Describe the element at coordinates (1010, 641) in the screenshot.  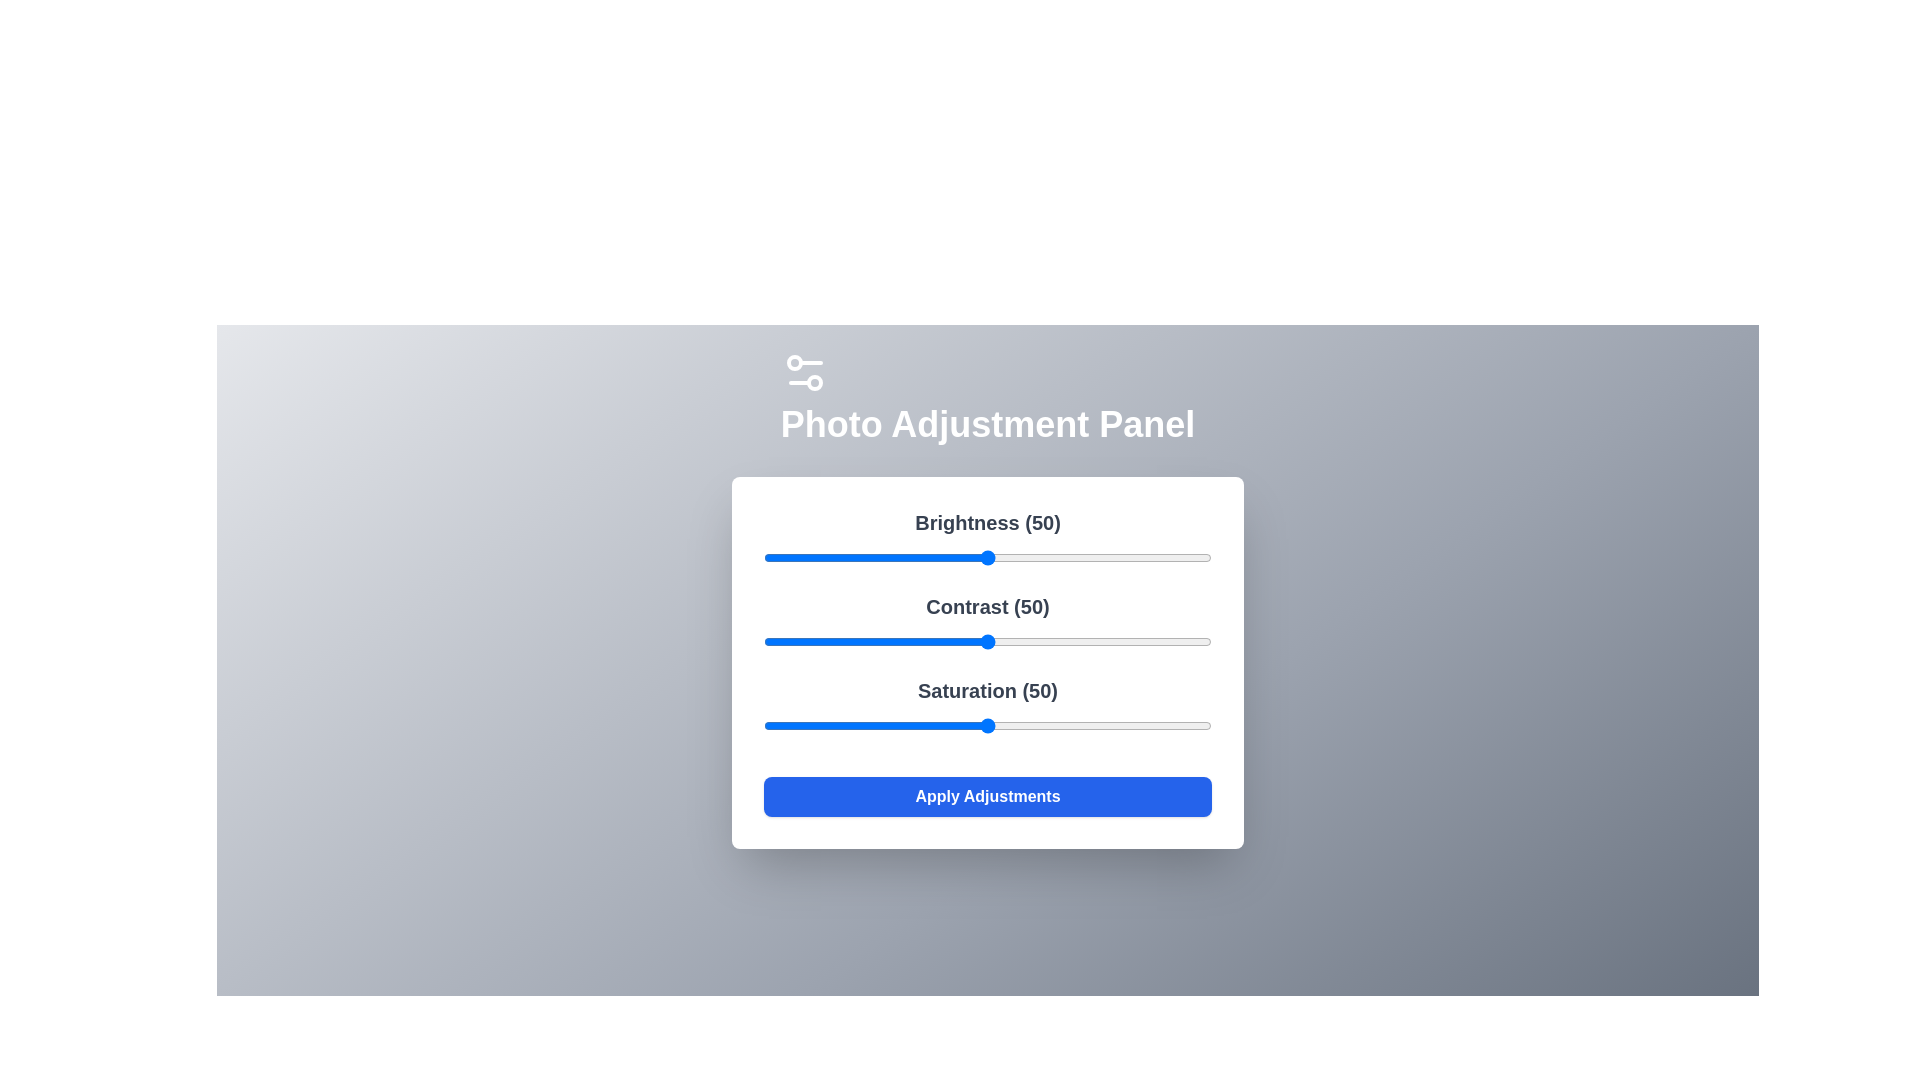
I see `the 1 slider to 55` at that location.